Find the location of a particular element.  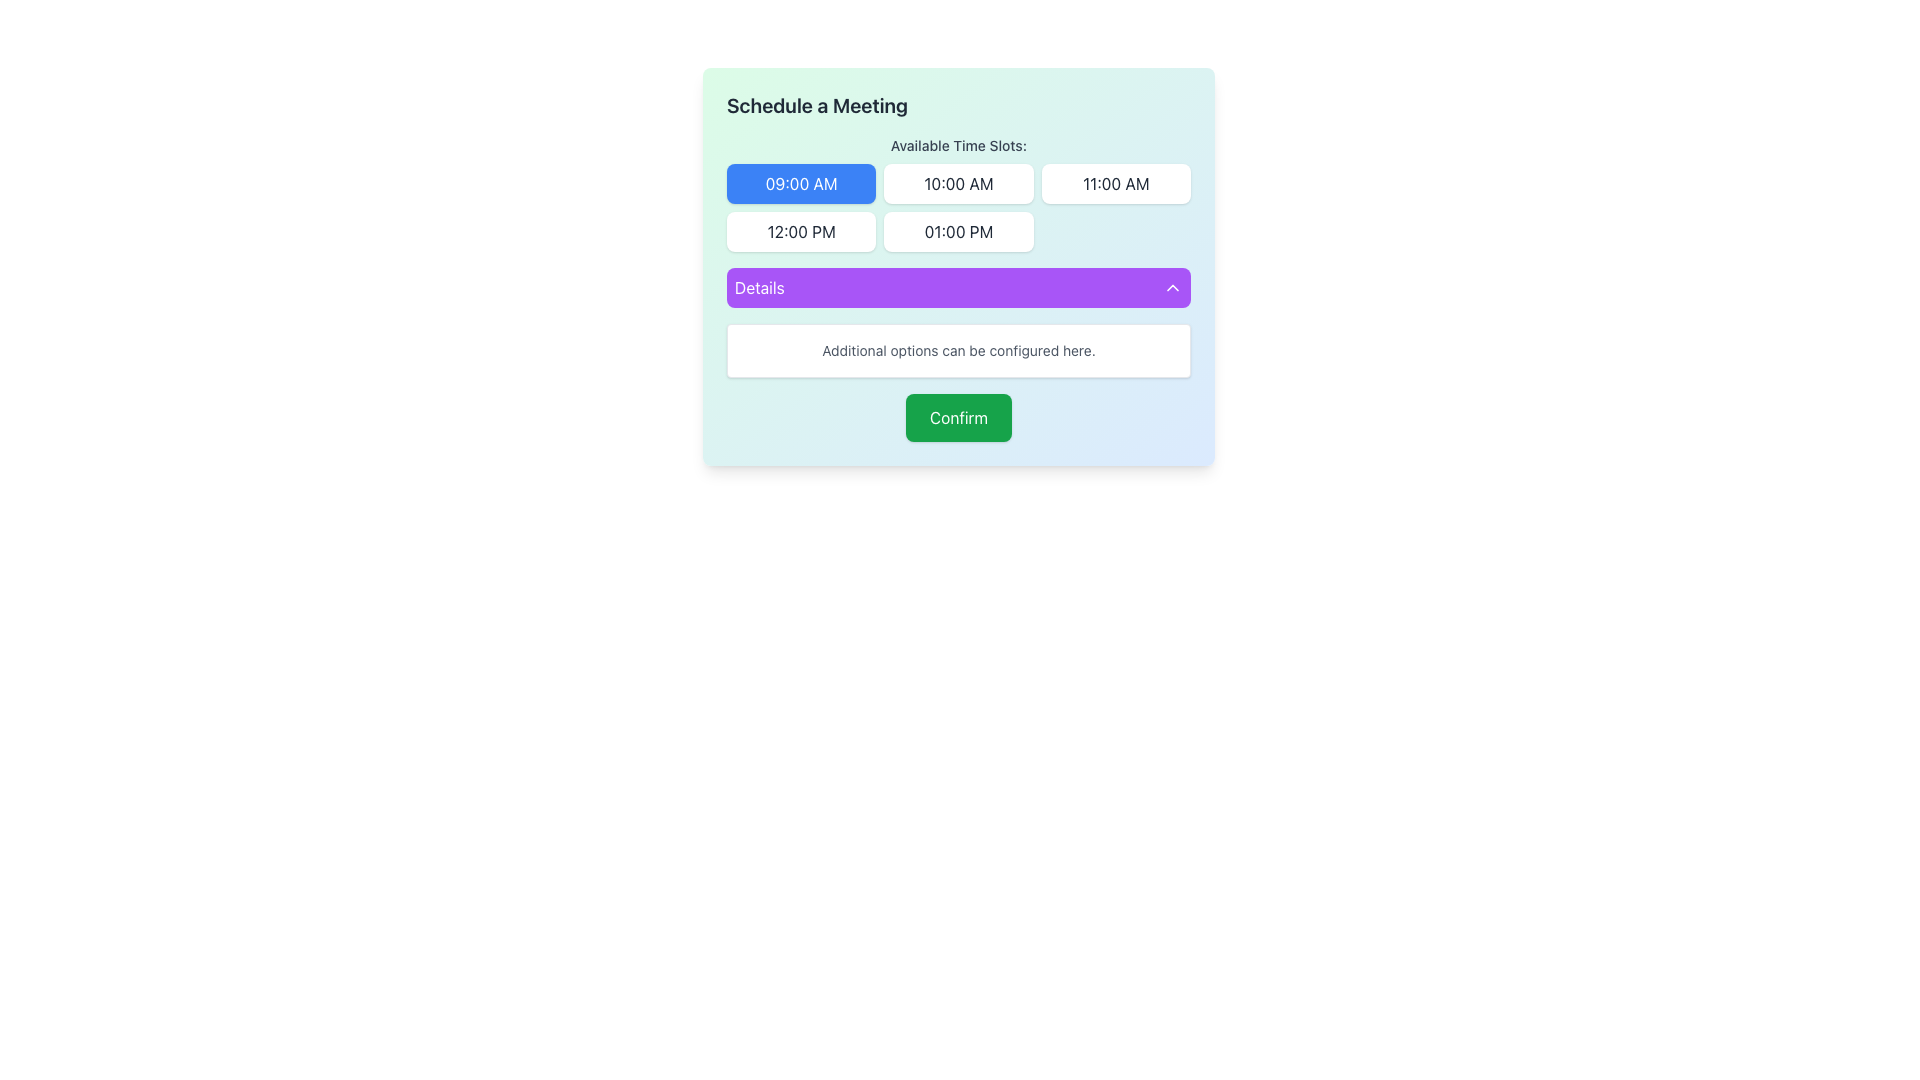

the button labeled '10:00 AM', which is the second button in the horizontal grid of time selection buttons under 'Available Time Slots' is located at coordinates (958, 184).